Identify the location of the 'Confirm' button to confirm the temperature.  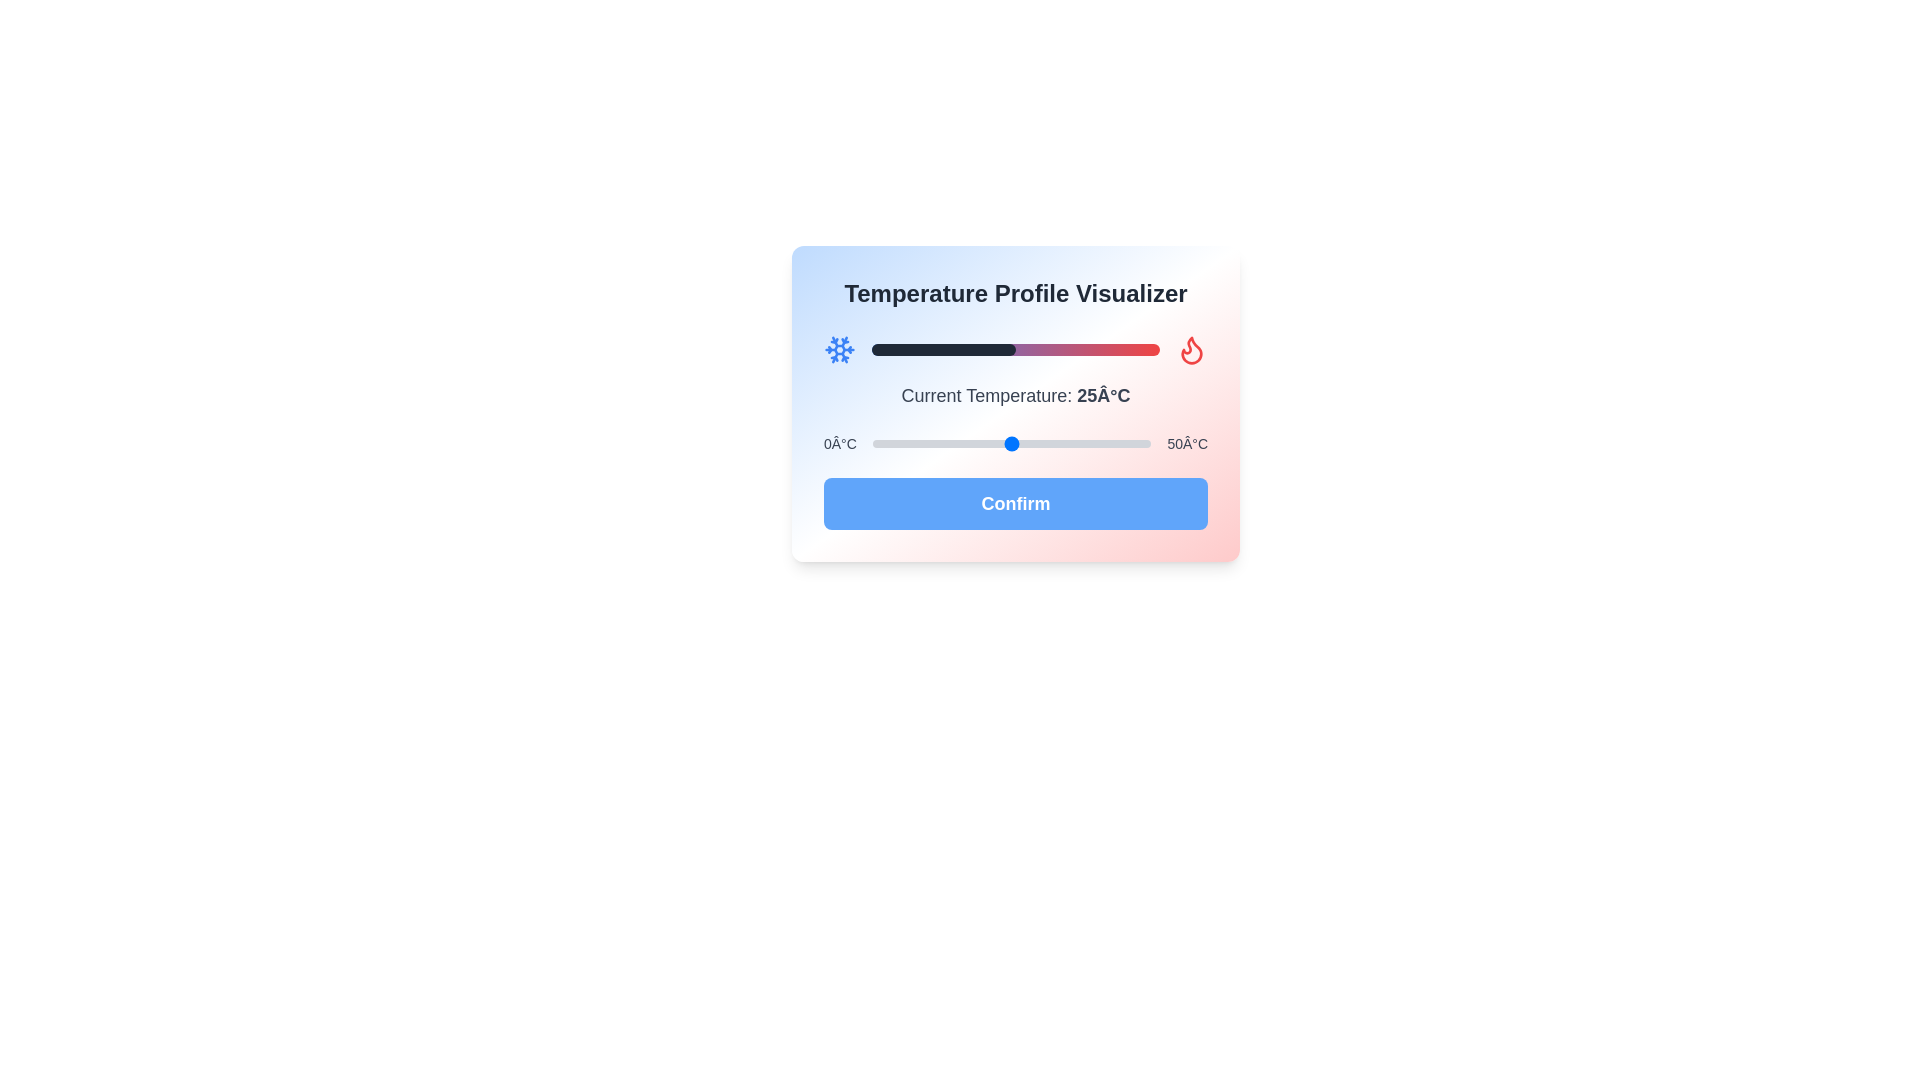
(1016, 503).